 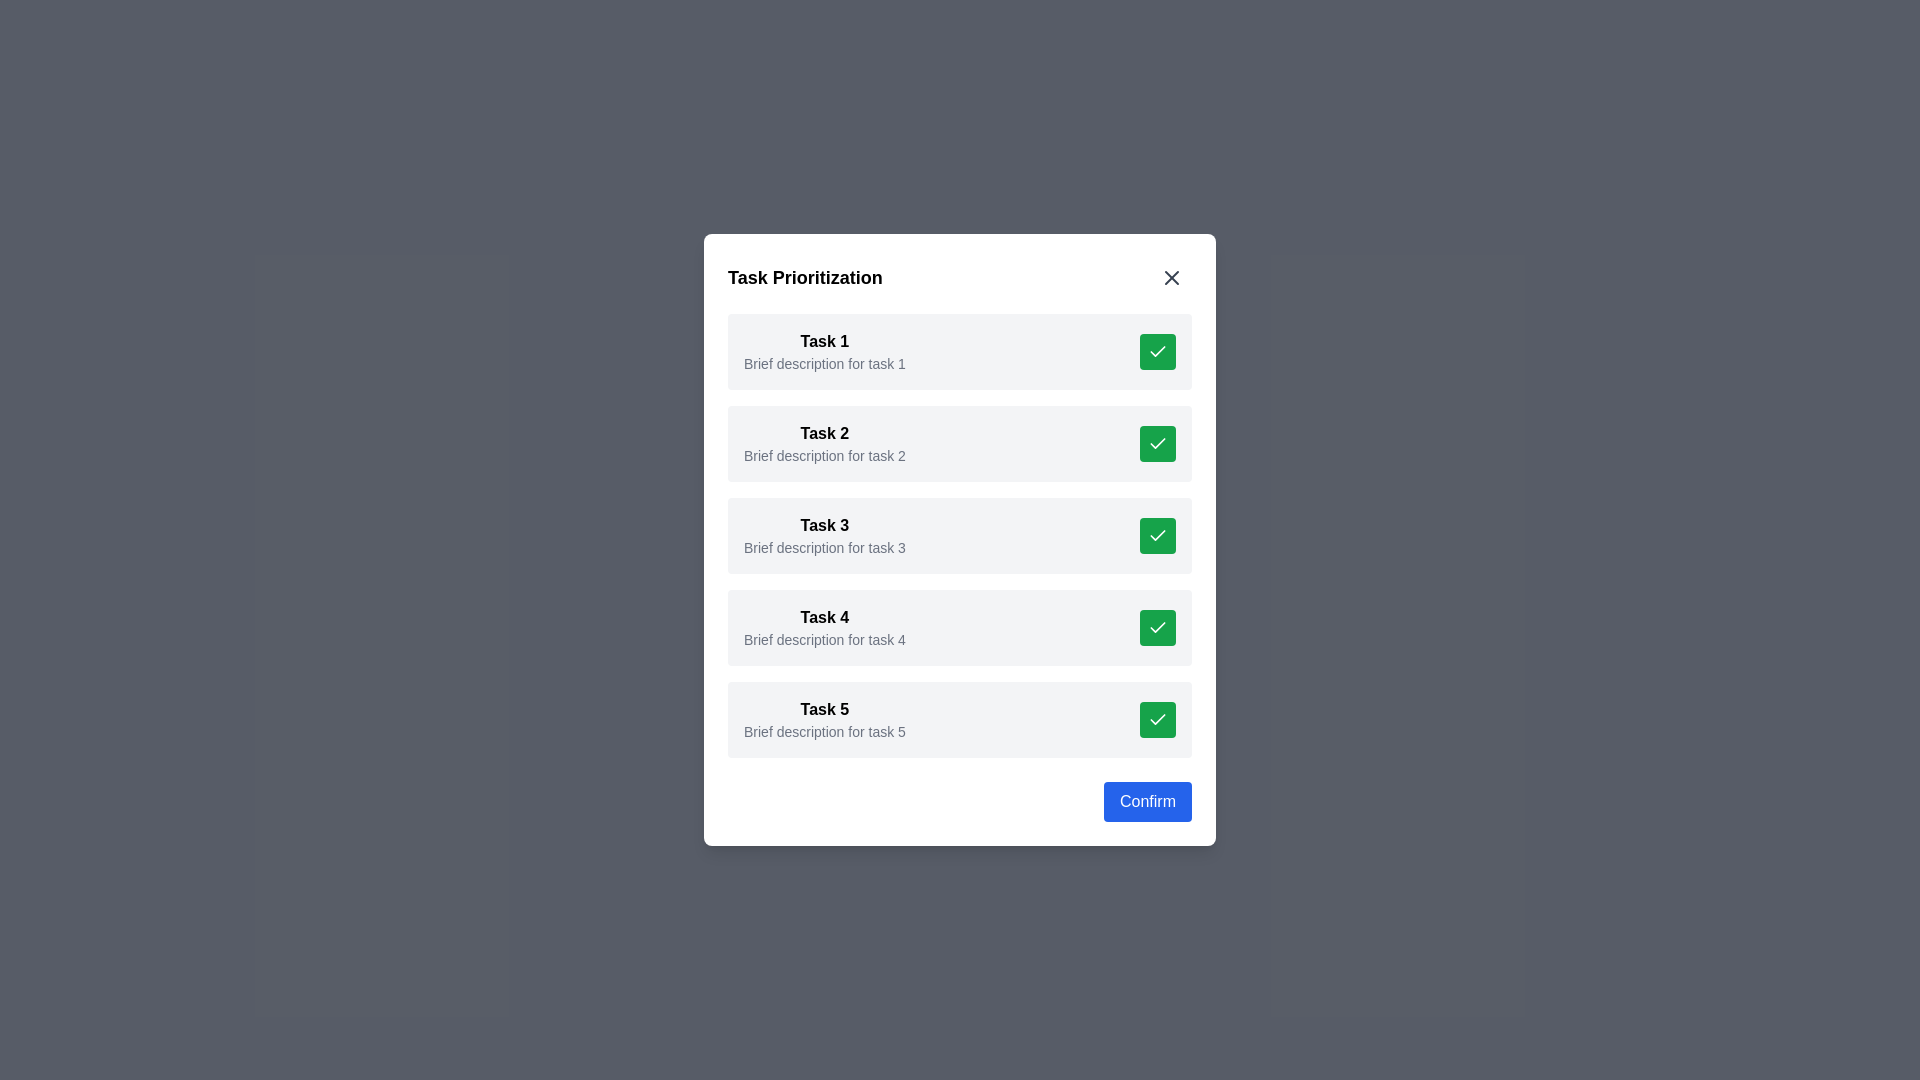 I want to click on the checkmark icon indicating task completion status located within the 'Task Prioritization' modal, specifically associated with the second task in the list, so click(x=1157, y=442).